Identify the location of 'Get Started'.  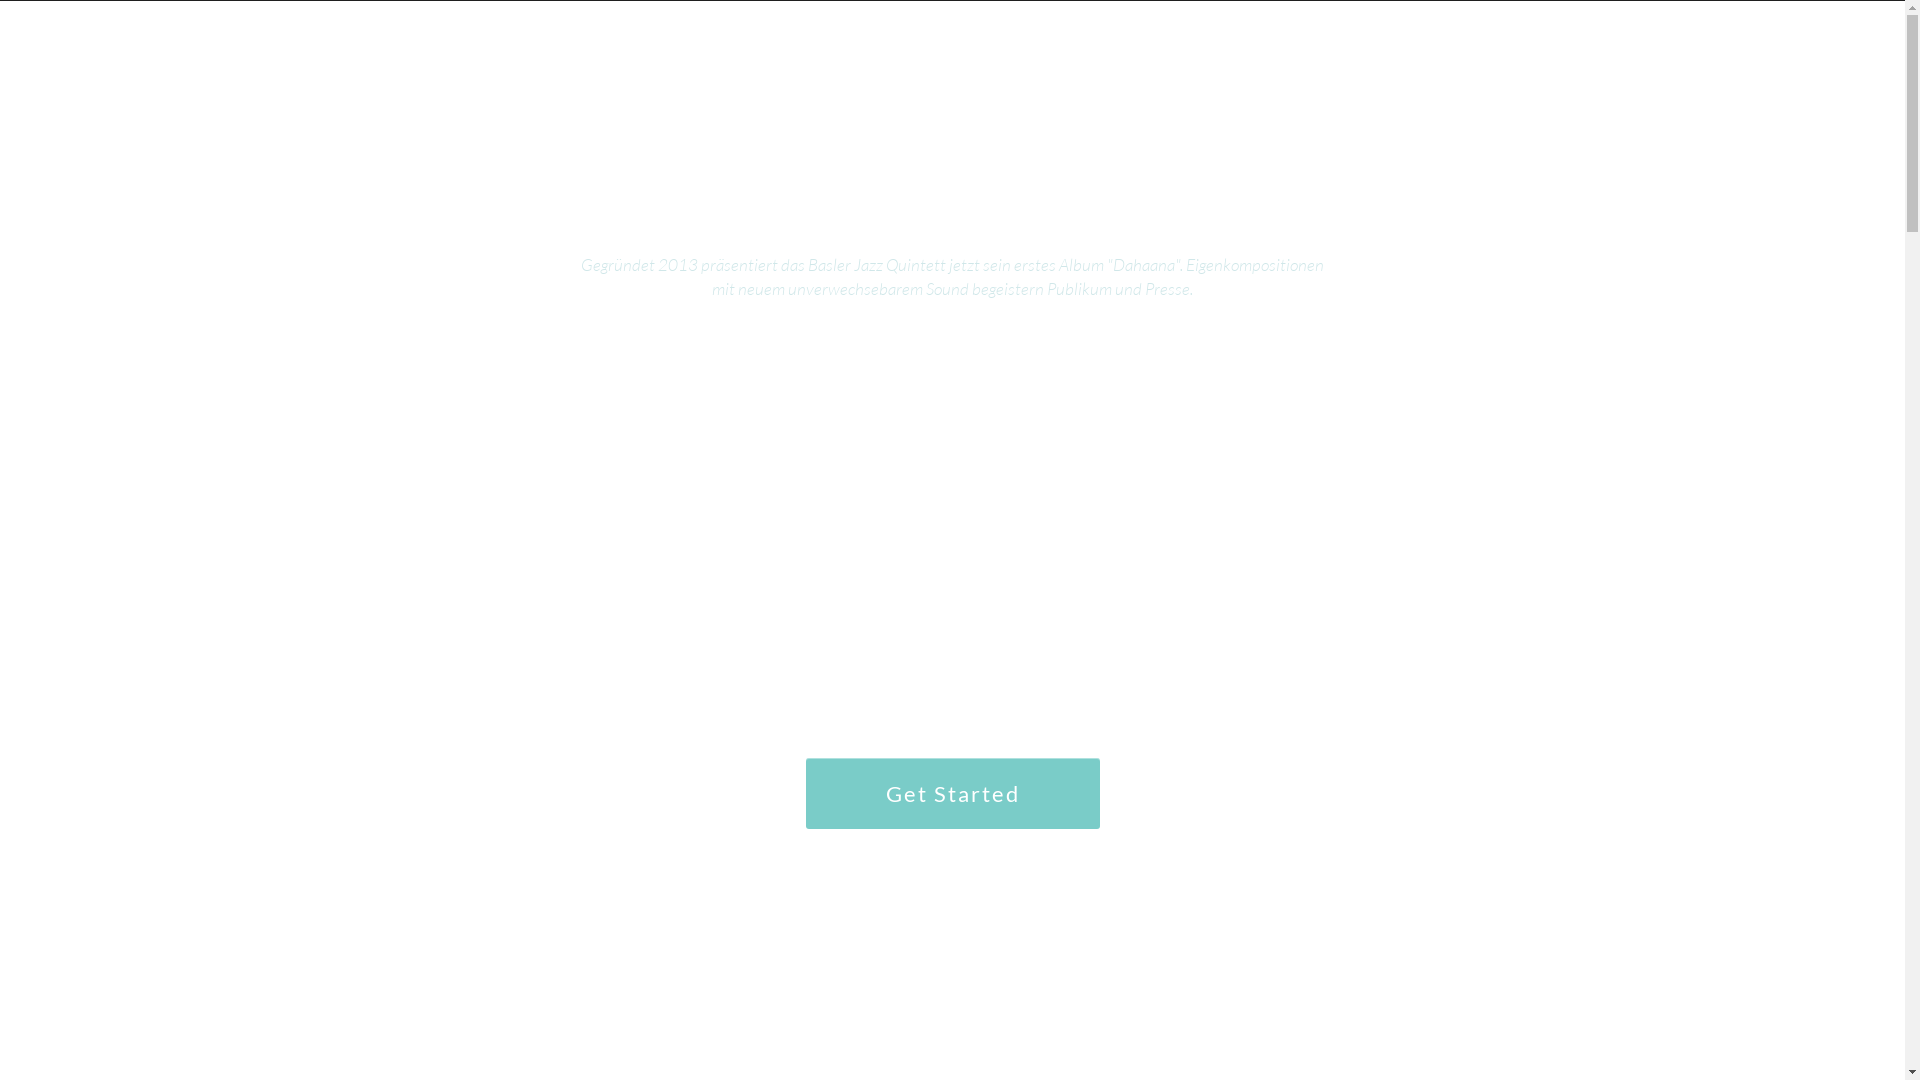
(952, 792).